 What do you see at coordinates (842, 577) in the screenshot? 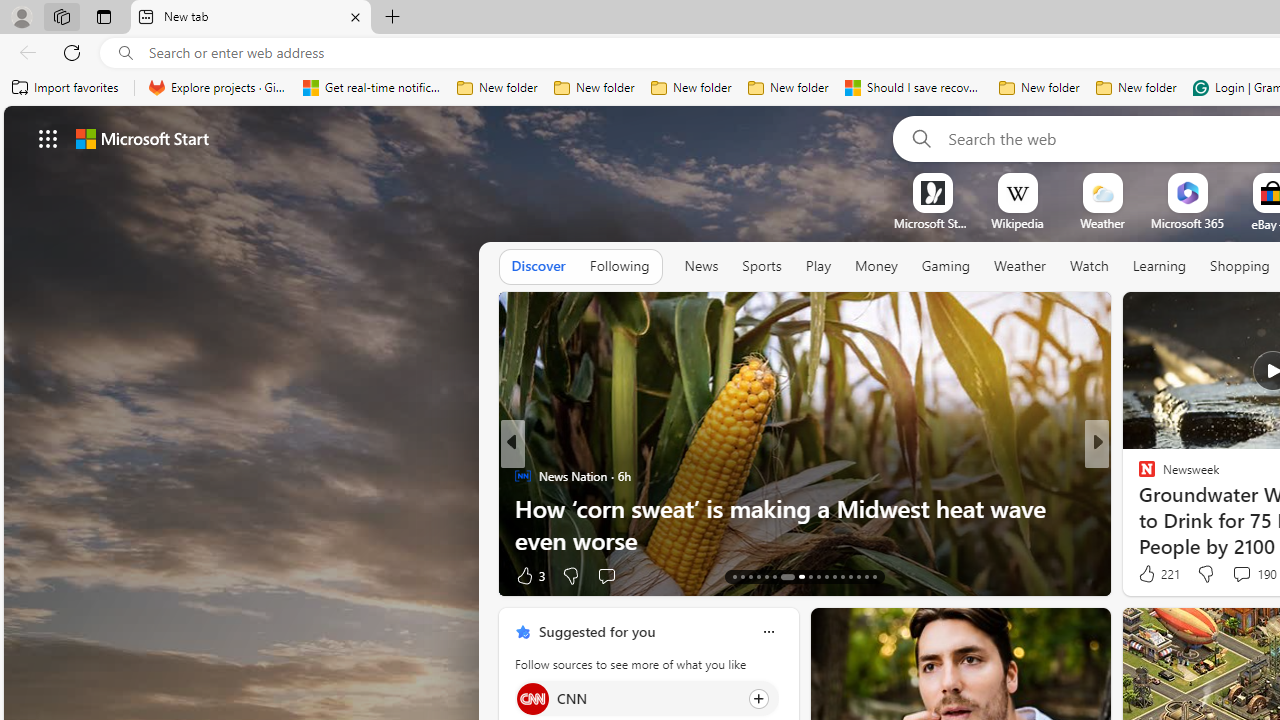
I see `'AutomationID: tab-25'` at bounding box center [842, 577].